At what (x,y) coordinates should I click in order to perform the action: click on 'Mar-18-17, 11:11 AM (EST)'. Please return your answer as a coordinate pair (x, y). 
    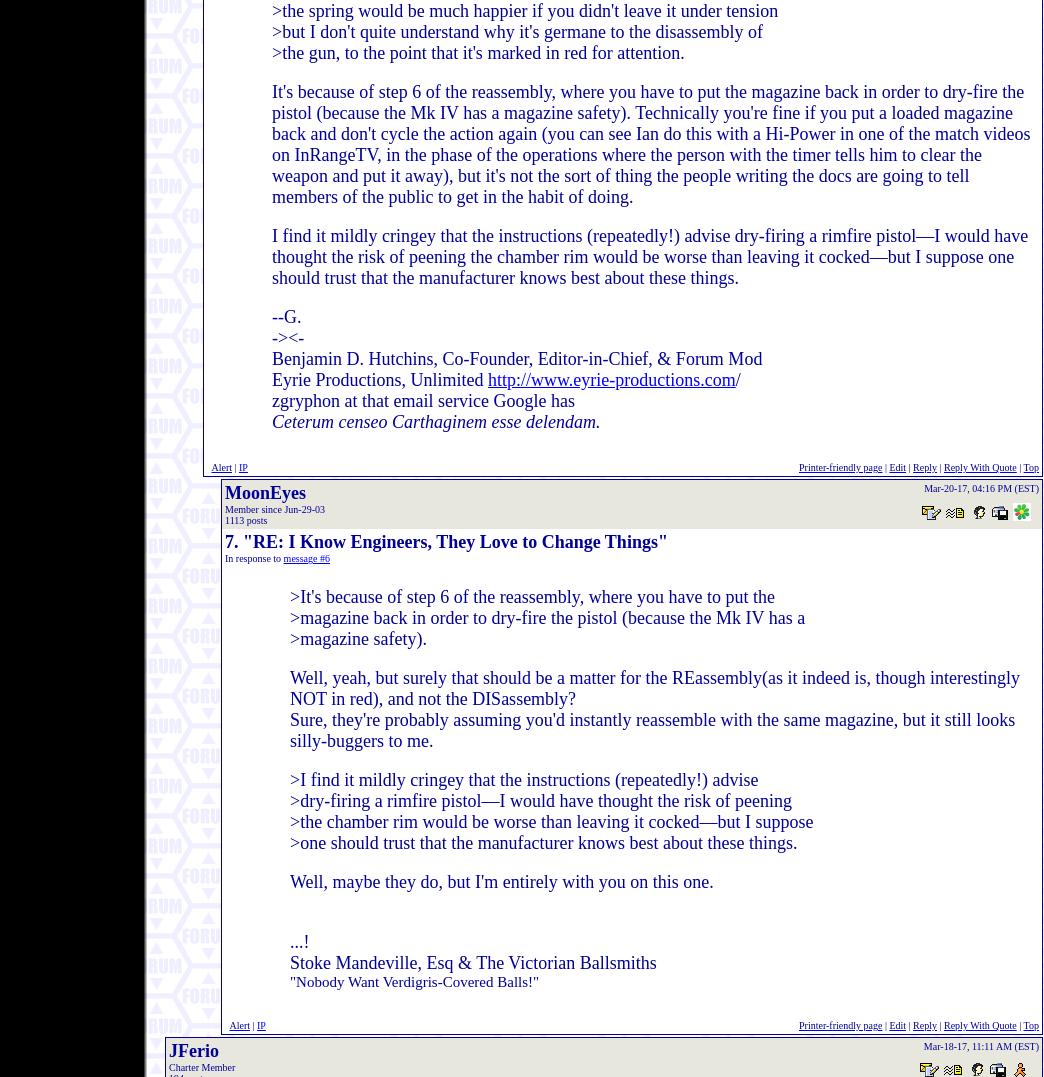
    Looking at the image, I should click on (981, 1046).